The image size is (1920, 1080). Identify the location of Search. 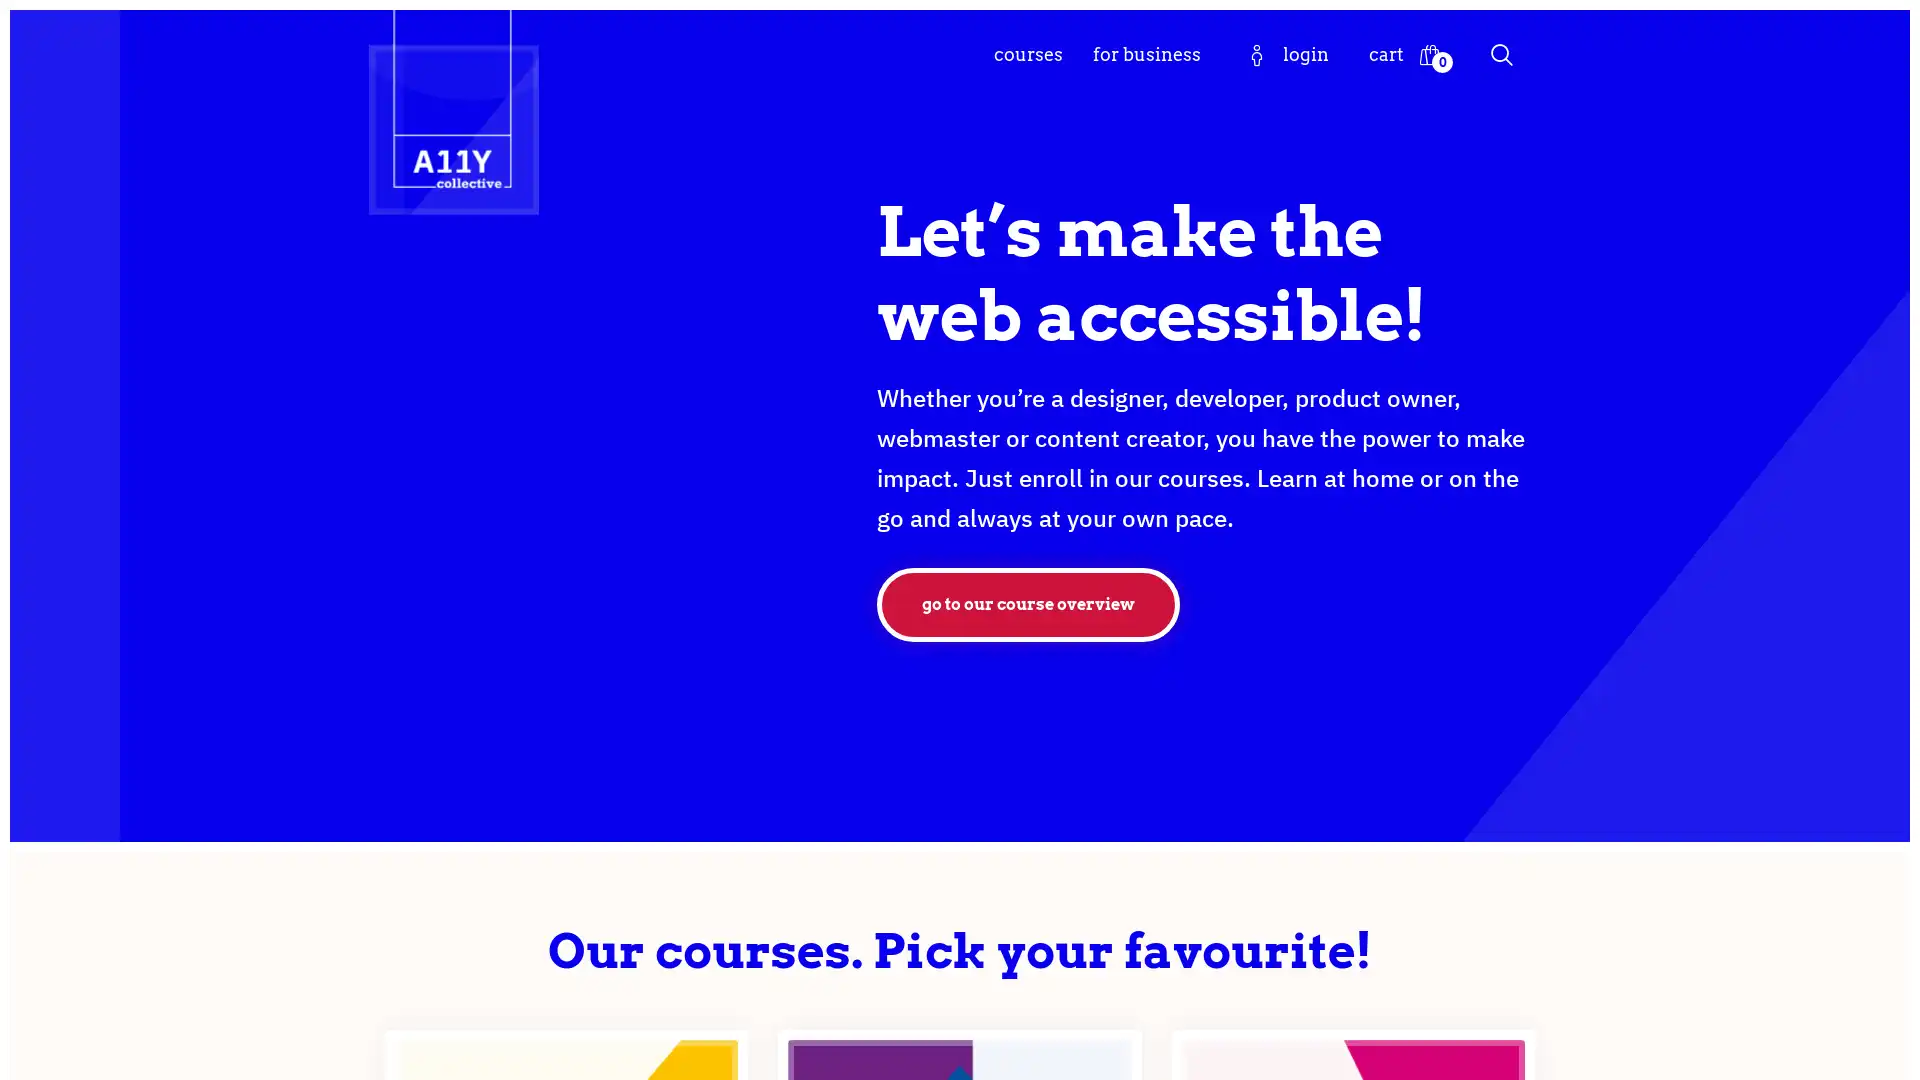
(1502, 53).